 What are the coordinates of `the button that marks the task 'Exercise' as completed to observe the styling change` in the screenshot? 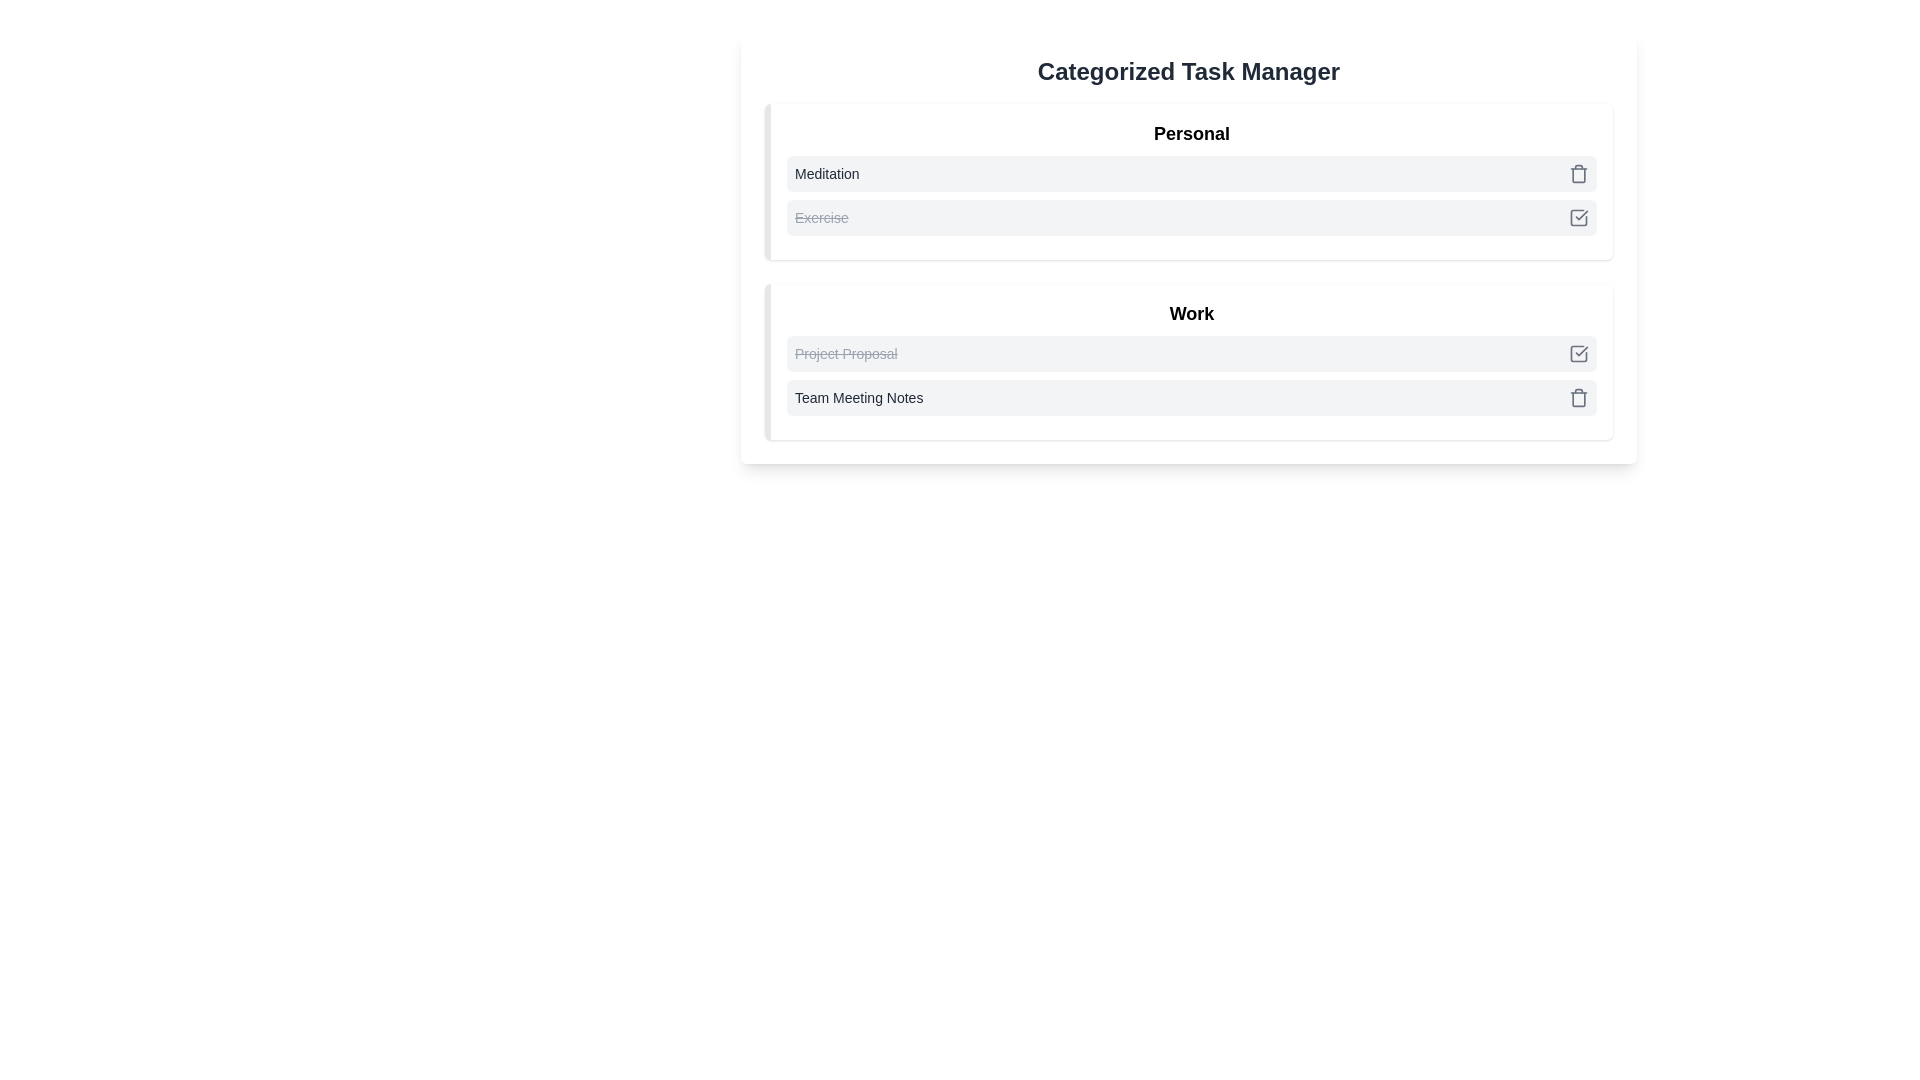 It's located at (1578, 218).